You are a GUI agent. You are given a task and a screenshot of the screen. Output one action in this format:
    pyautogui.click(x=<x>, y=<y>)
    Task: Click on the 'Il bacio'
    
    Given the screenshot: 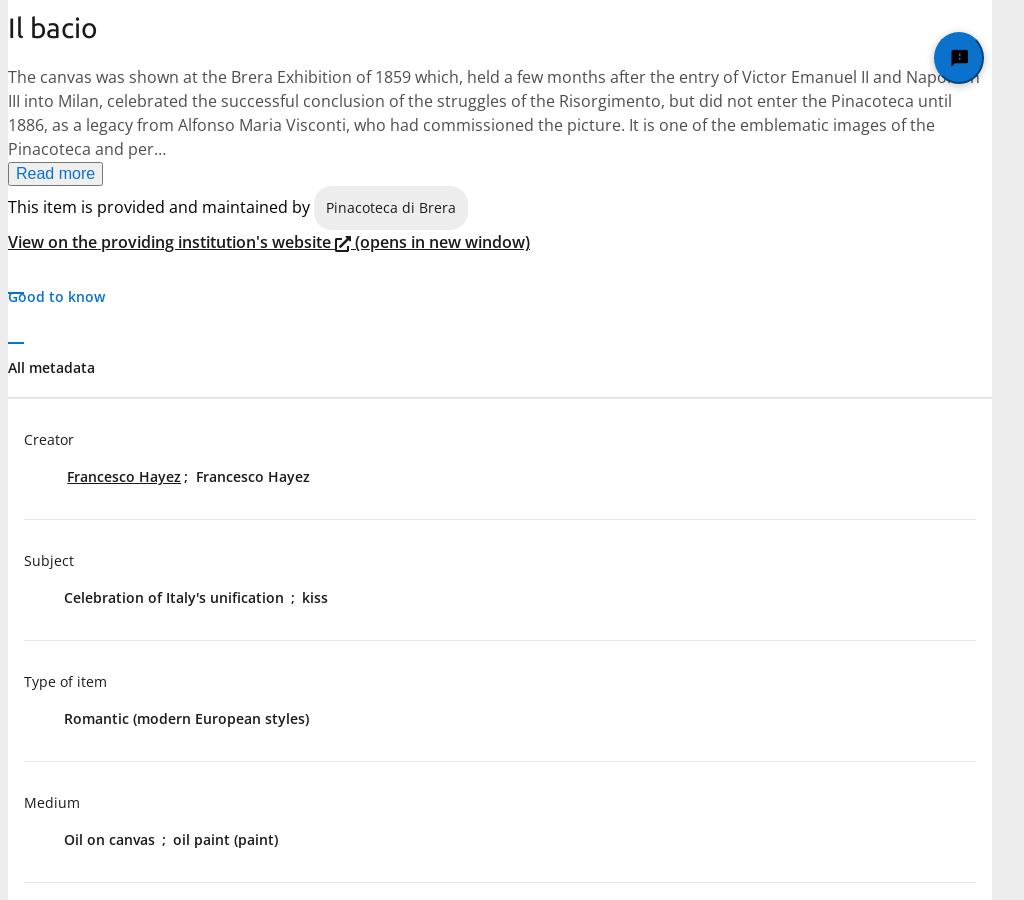 What is the action you would take?
    pyautogui.click(x=52, y=26)
    